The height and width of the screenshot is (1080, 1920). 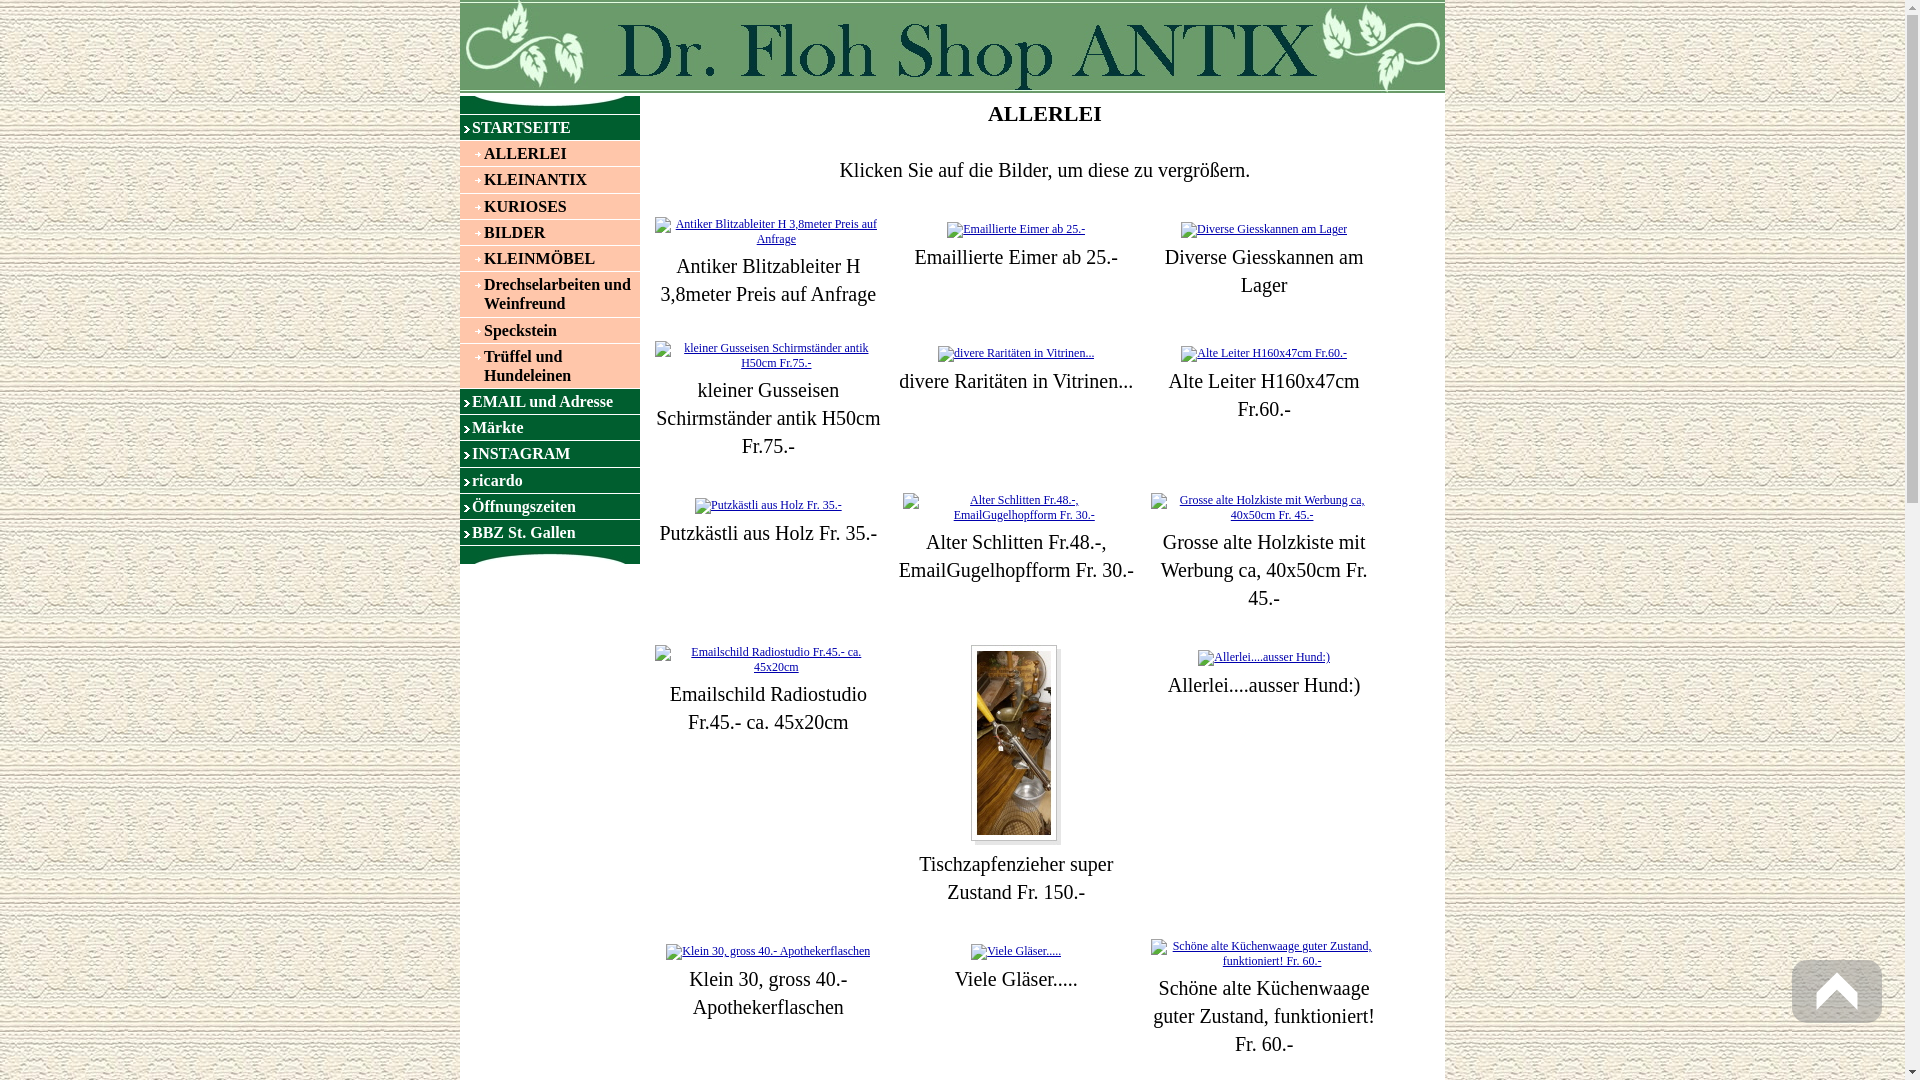 What do you see at coordinates (550, 127) in the screenshot?
I see `'STARTSEITE'` at bounding box center [550, 127].